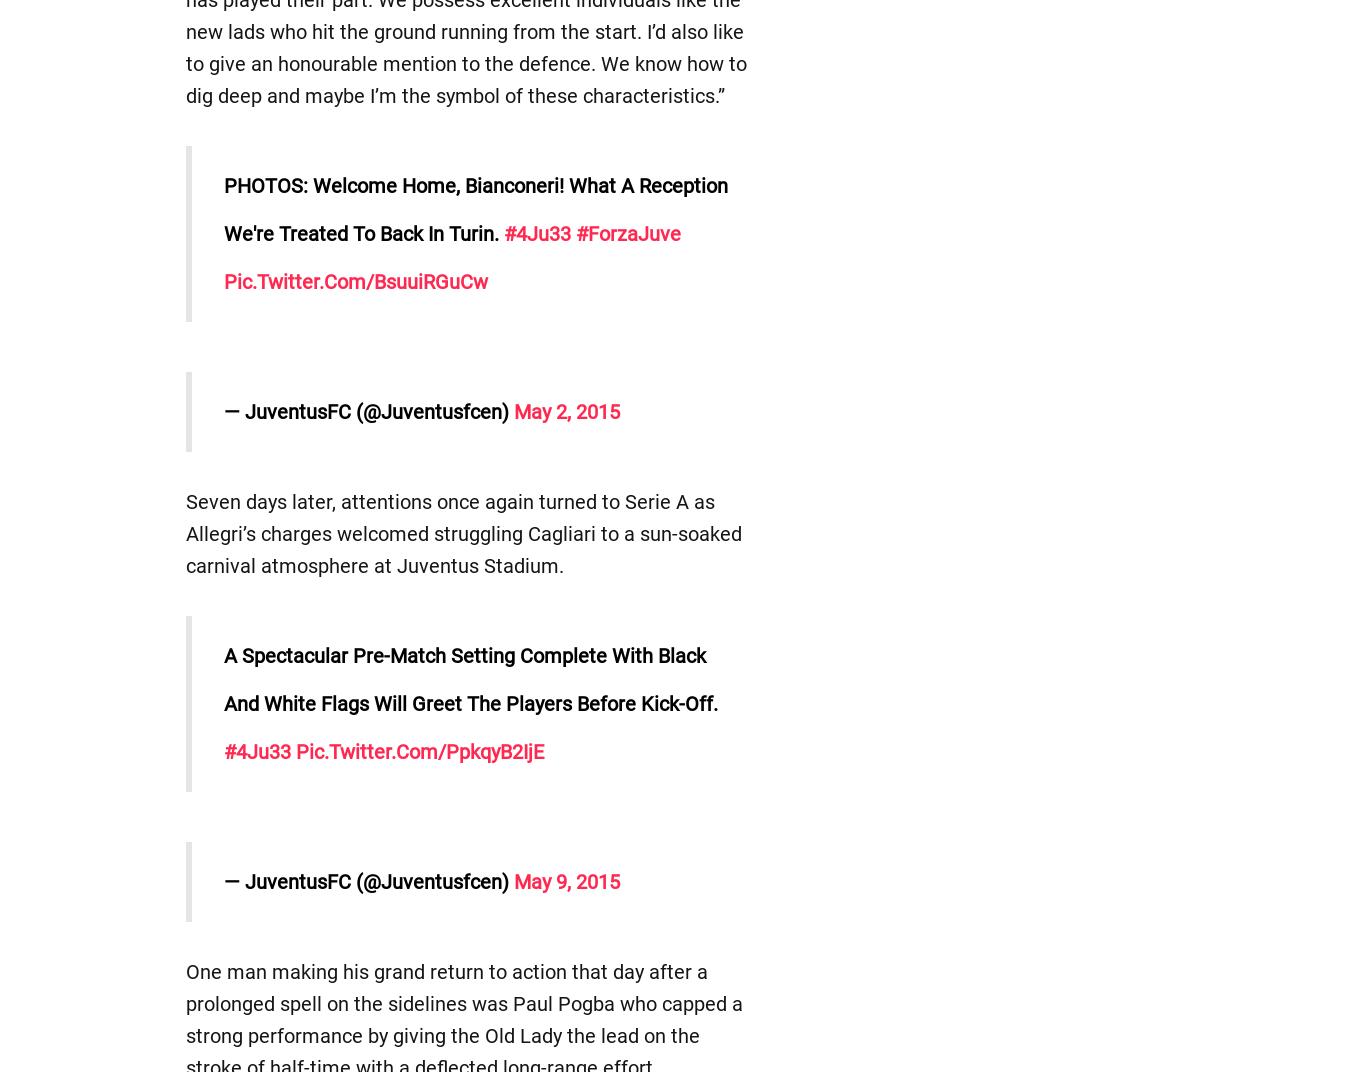 This screenshot has width=1350, height=1072. What do you see at coordinates (223, 210) in the screenshot?
I see `'PHOTOS: Welcome home, Bianconeri! What a reception we're treated to back in Turin.'` at bounding box center [223, 210].